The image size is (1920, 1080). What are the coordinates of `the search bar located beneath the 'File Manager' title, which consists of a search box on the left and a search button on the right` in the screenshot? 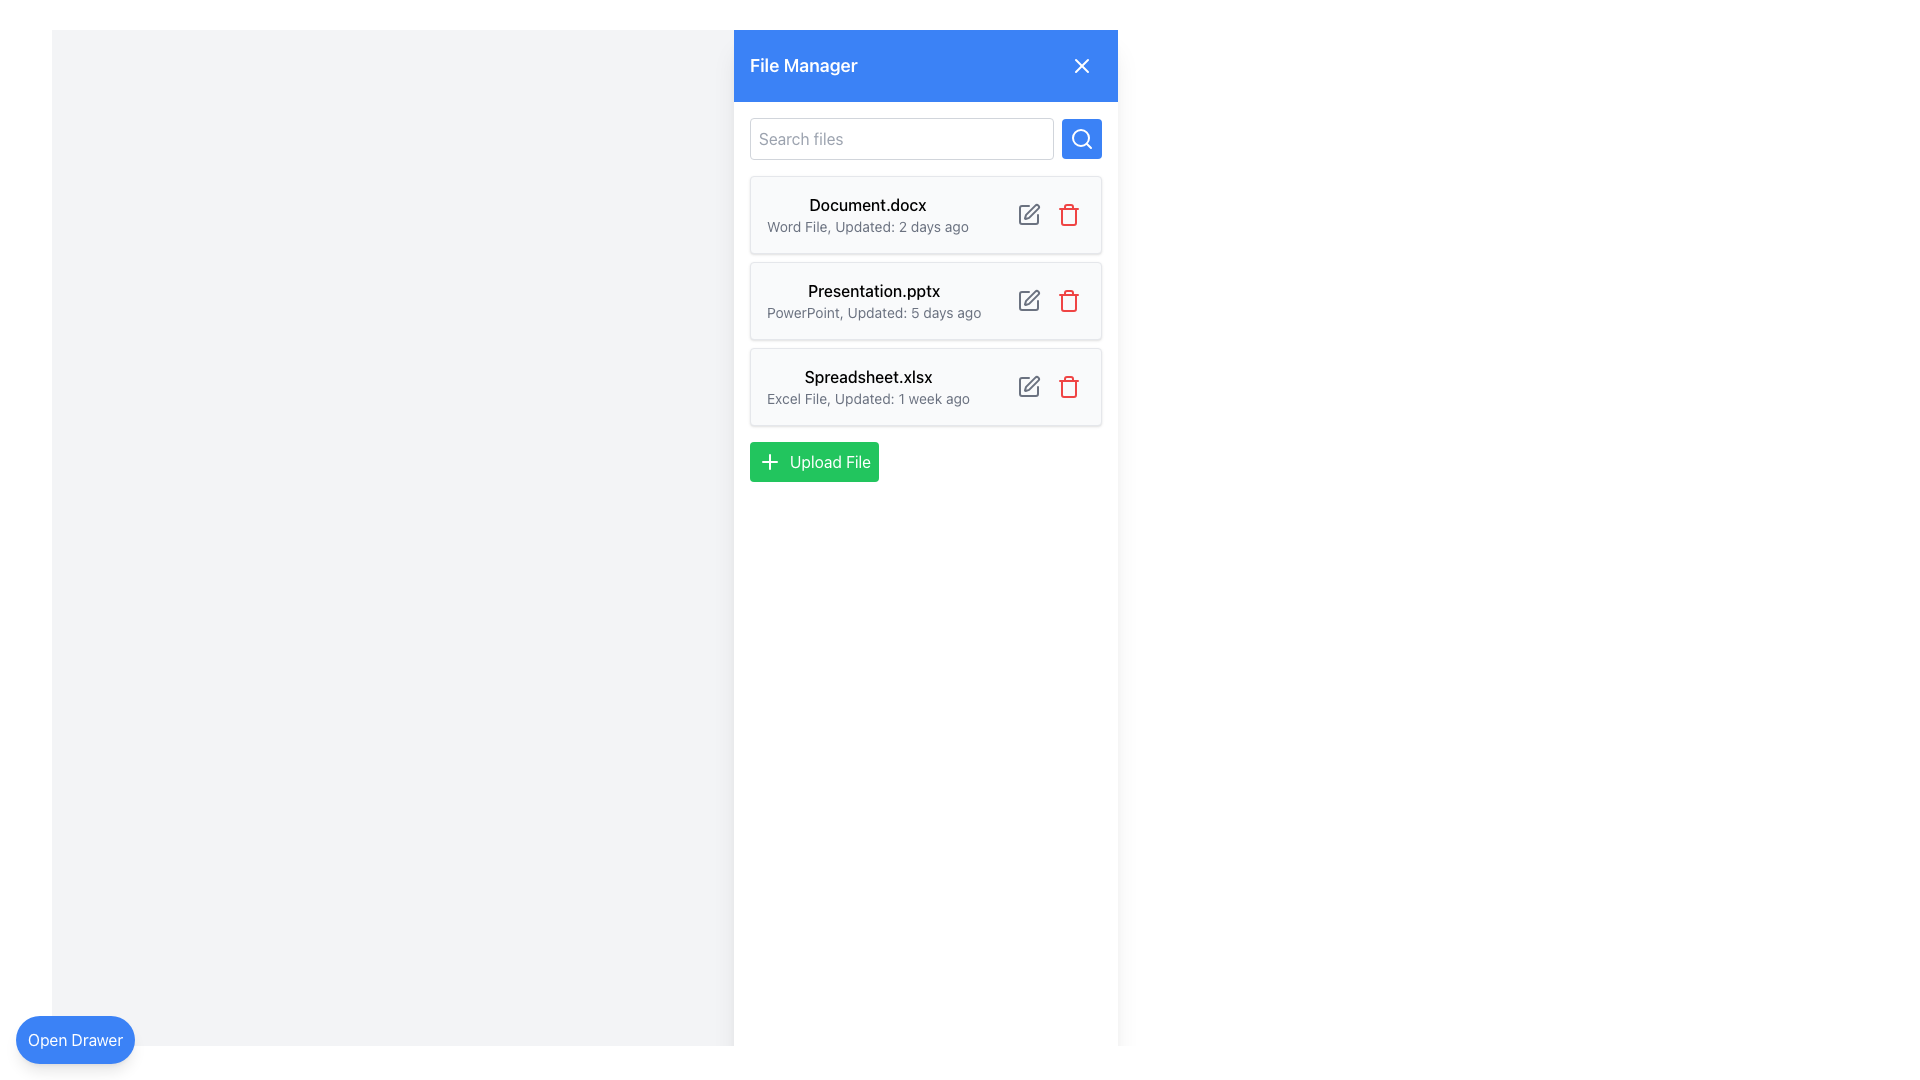 It's located at (925, 137).